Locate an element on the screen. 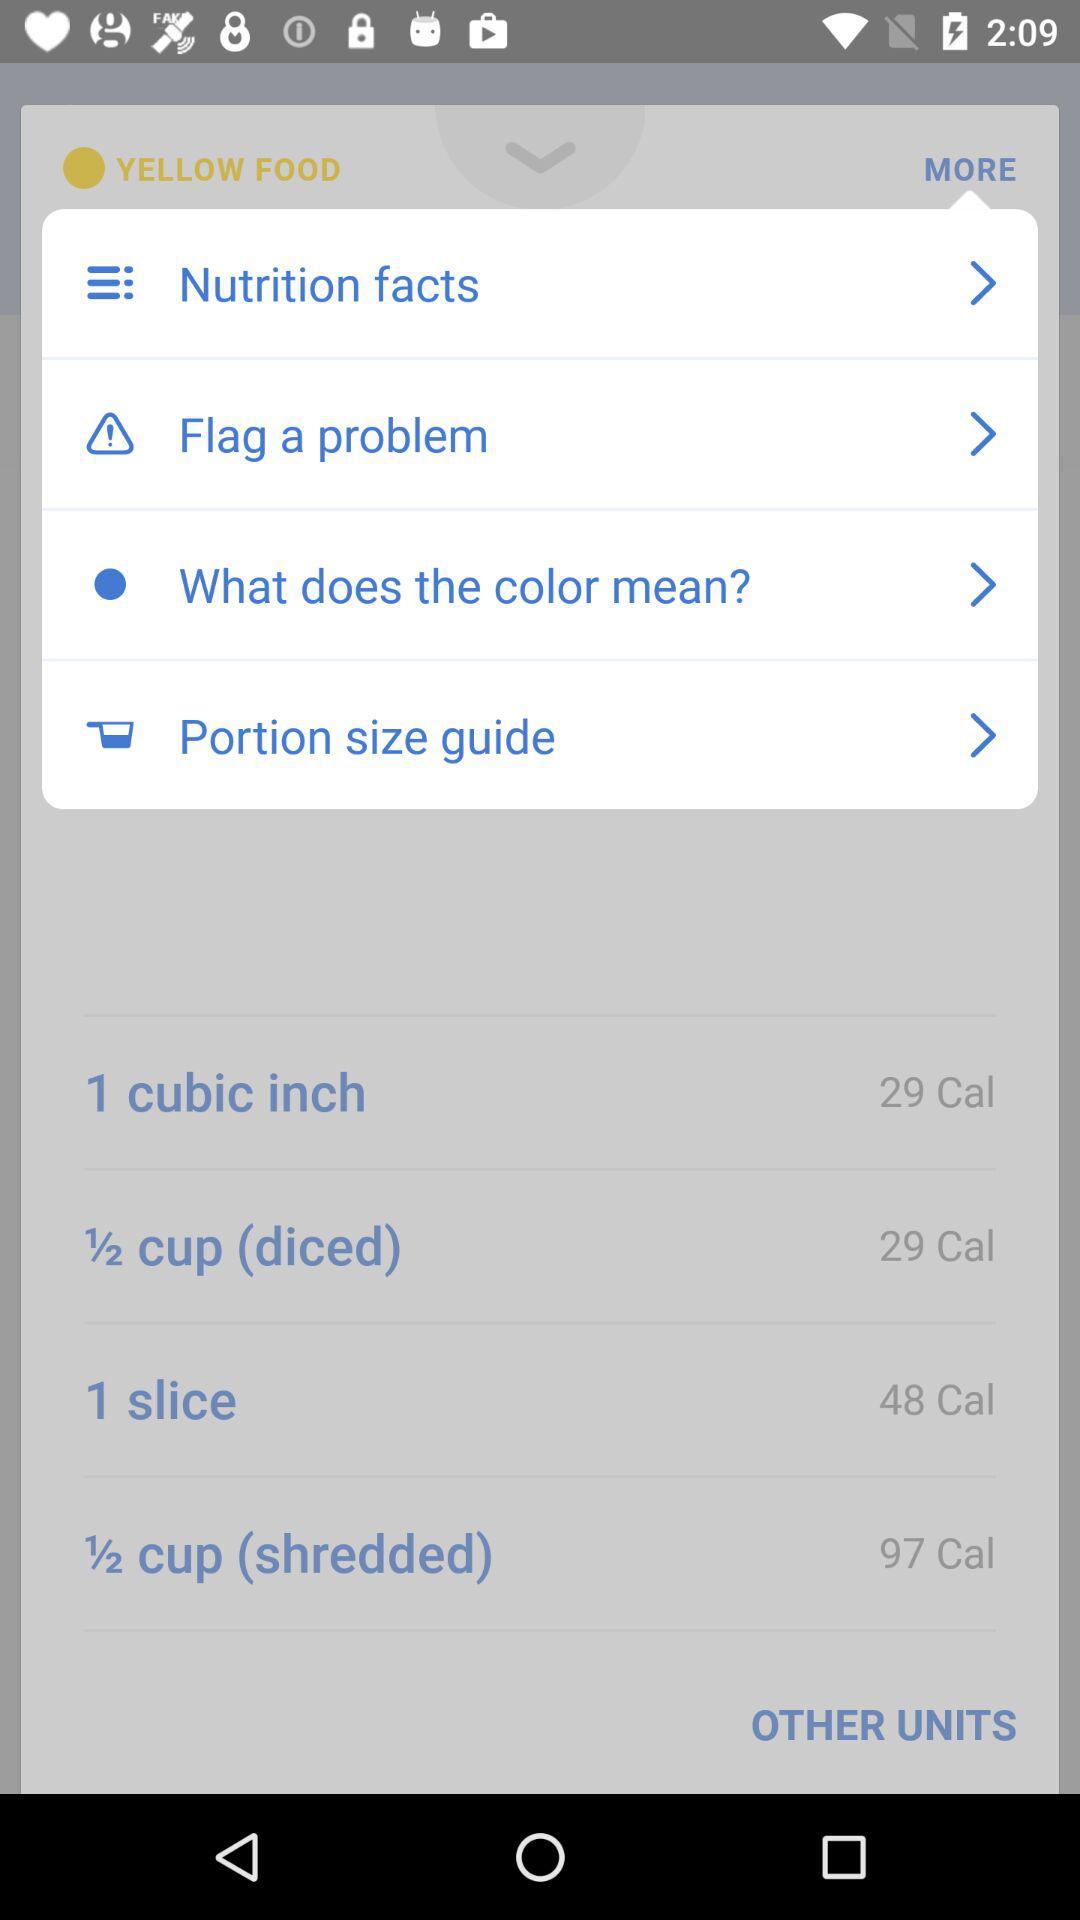  the what does the icon is located at coordinates (553, 583).